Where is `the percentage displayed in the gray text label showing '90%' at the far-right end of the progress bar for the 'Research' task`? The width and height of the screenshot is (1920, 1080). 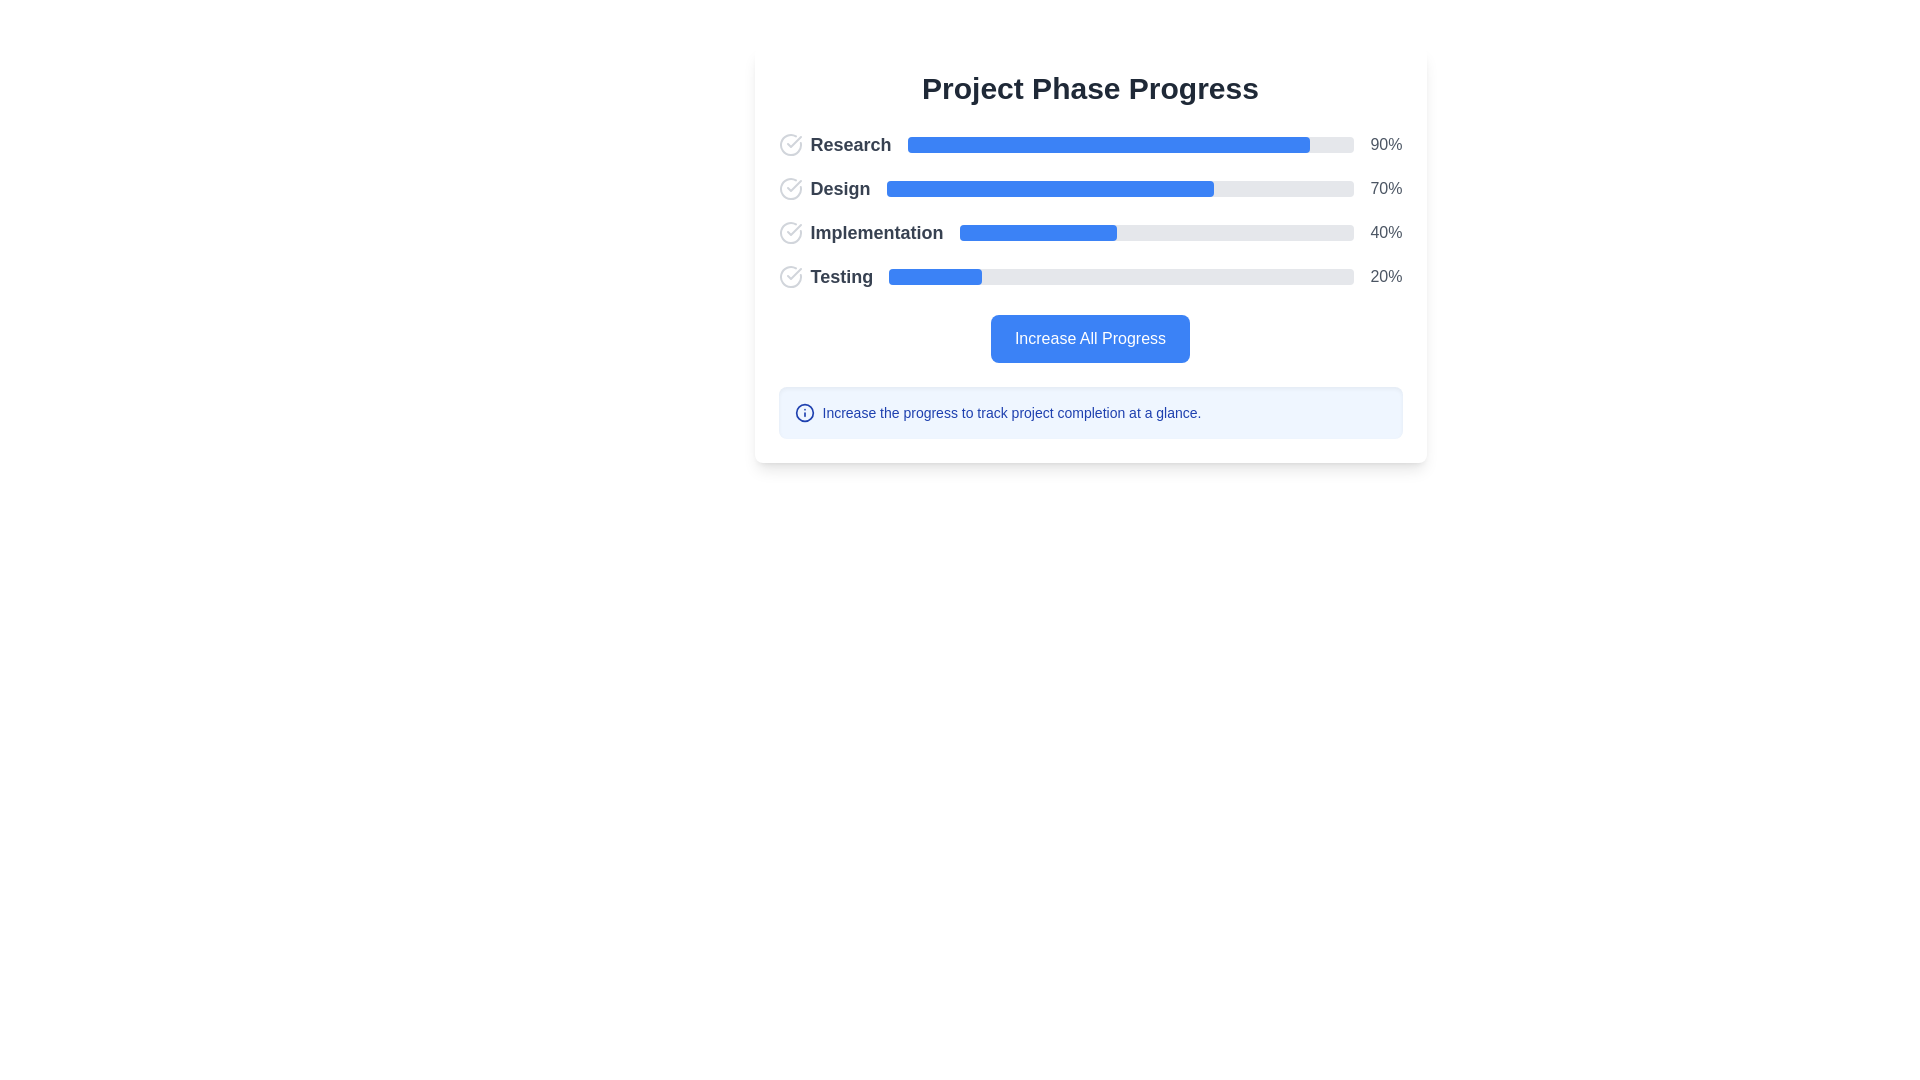
the percentage displayed in the gray text label showing '90%' at the far-right end of the progress bar for the 'Research' task is located at coordinates (1385, 144).